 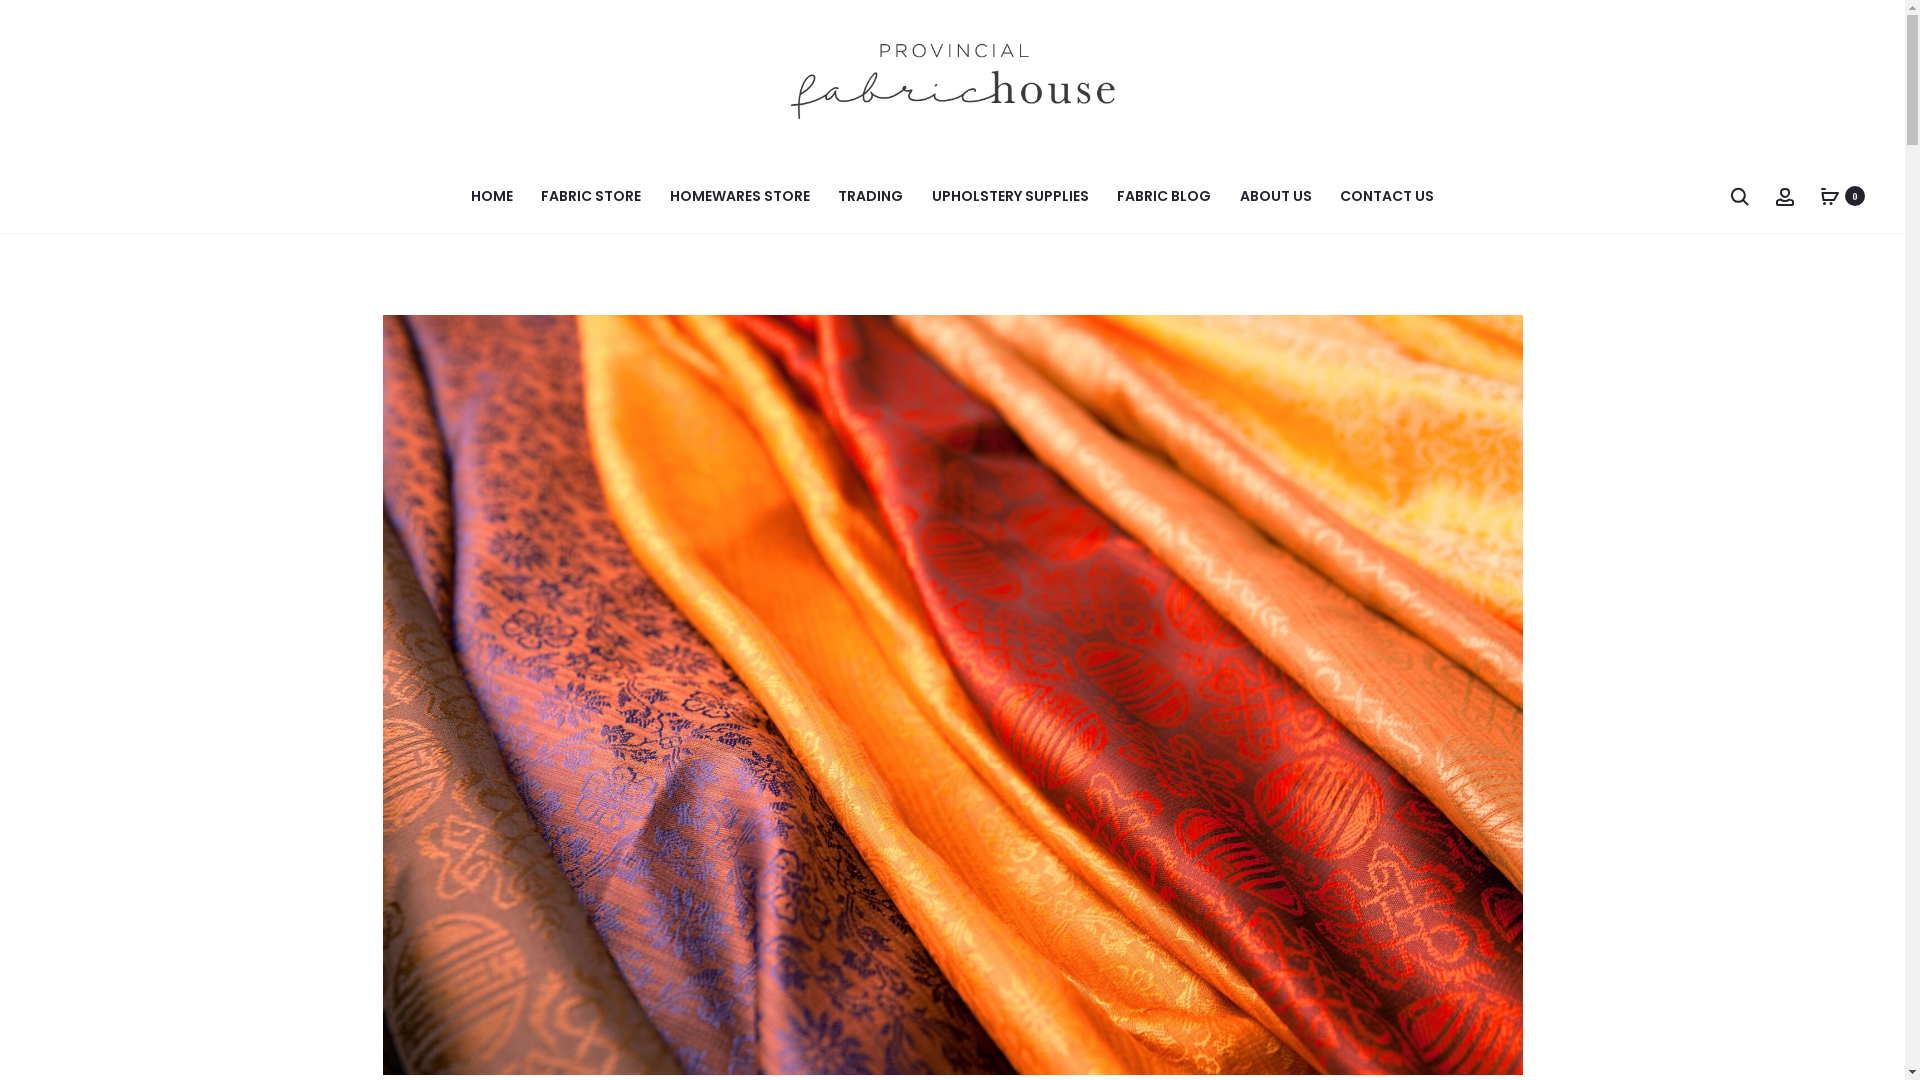 What do you see at coordinates (491, 196) in the screenshot?
I see `'HOME'` at bounding box center [491, 196].